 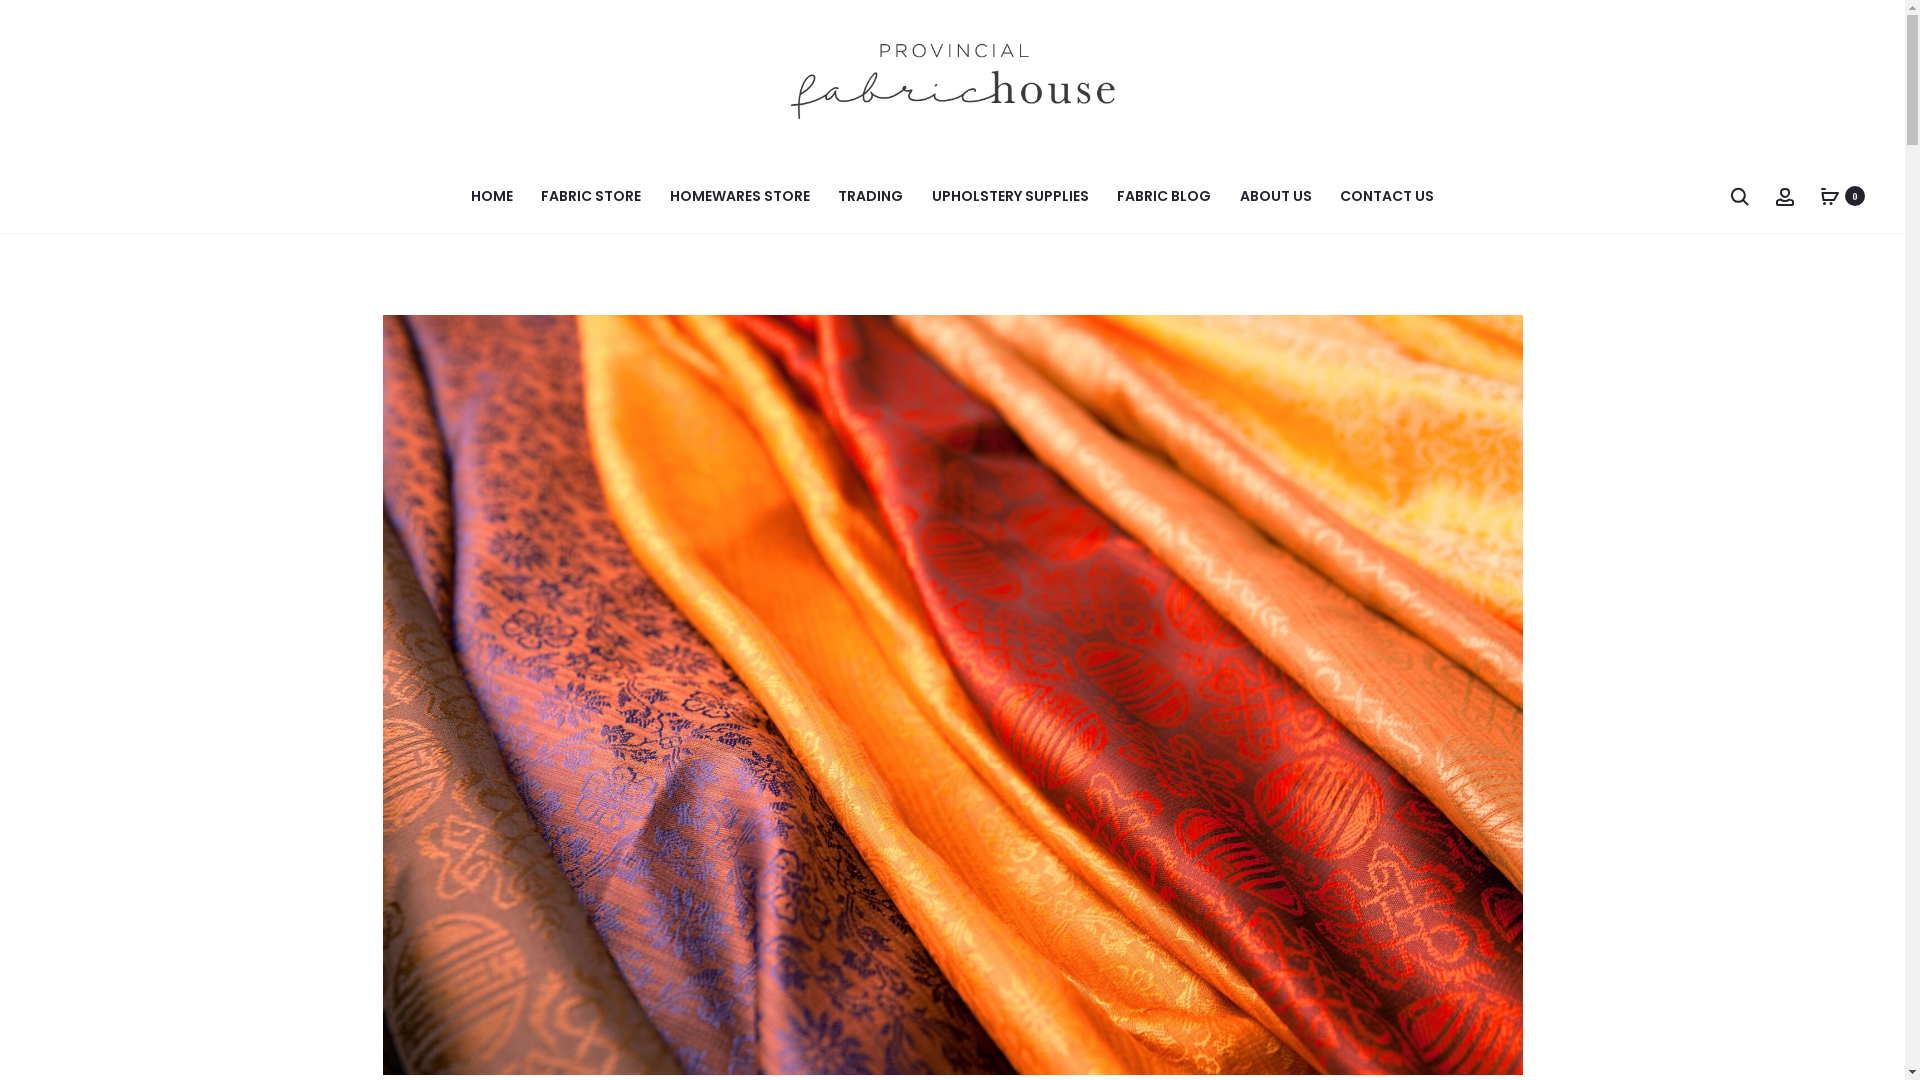 What do you see at coordinates (491, 196) in the screenshot?
I see `'HOME'` at bounding box center [491, 196].